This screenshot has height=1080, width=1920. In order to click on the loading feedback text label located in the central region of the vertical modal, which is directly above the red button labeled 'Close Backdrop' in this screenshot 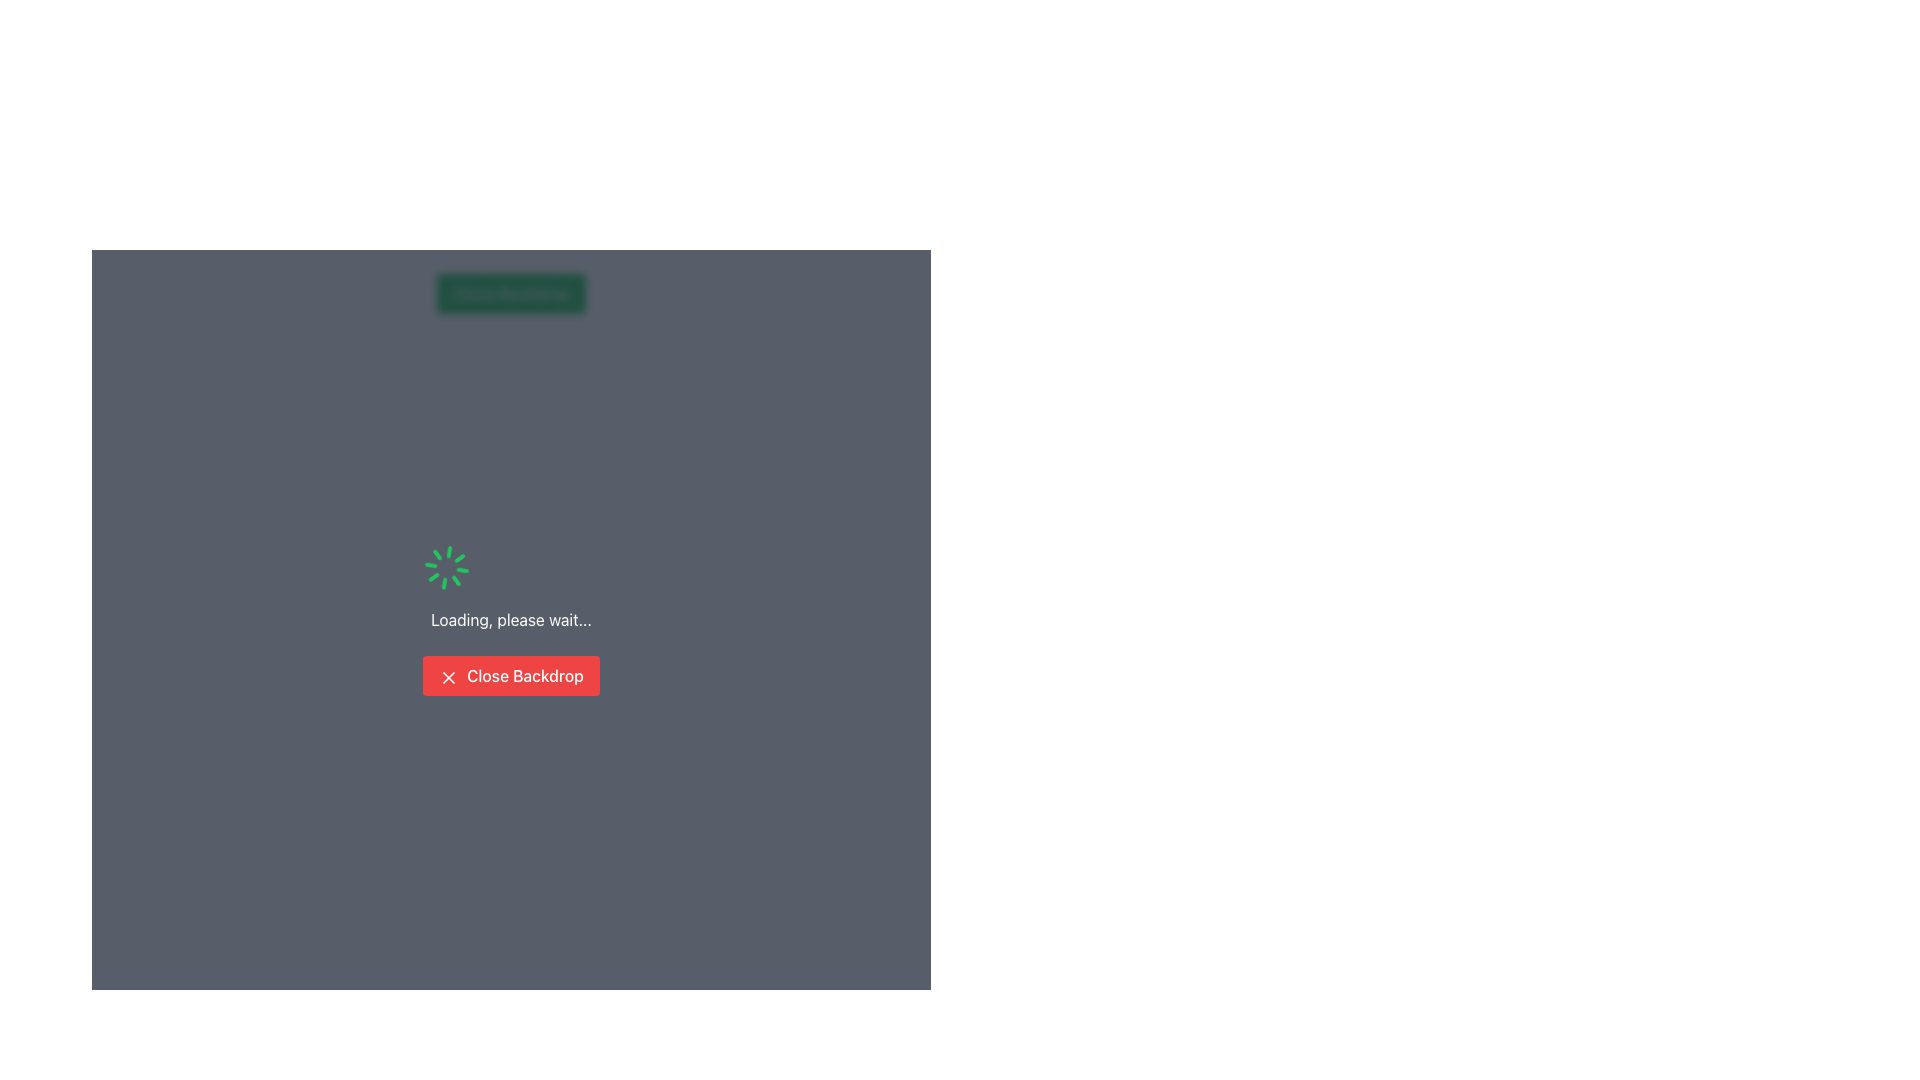, I will do `click(511, 619)`.